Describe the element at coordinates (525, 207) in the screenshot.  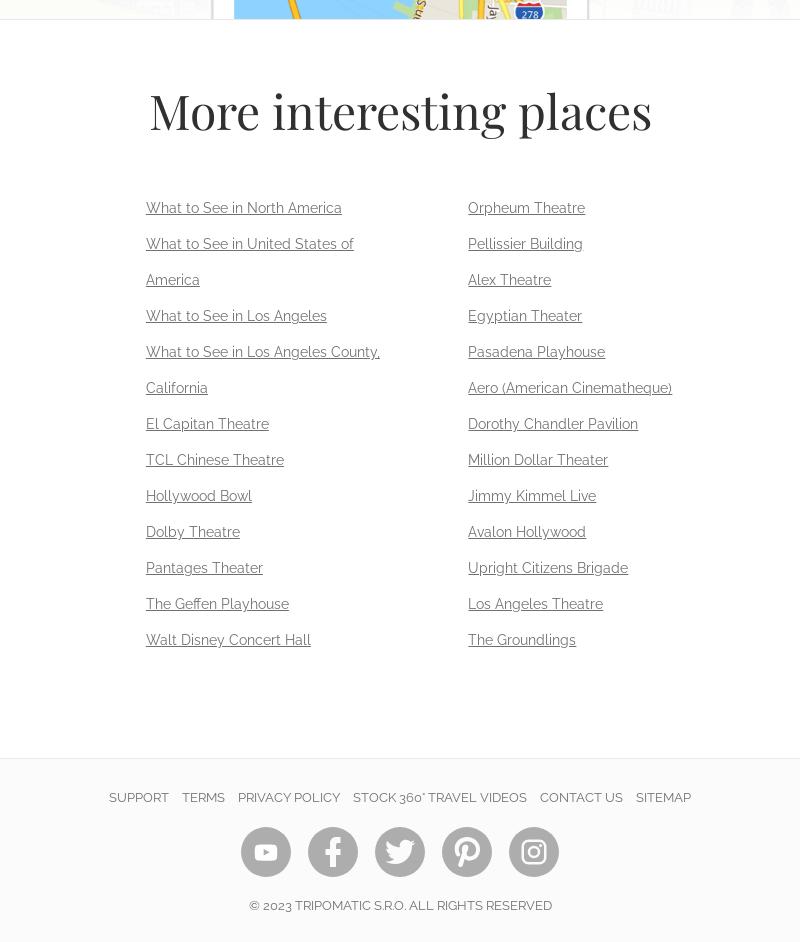
I see `'Orpheum Theatre'` at that location.